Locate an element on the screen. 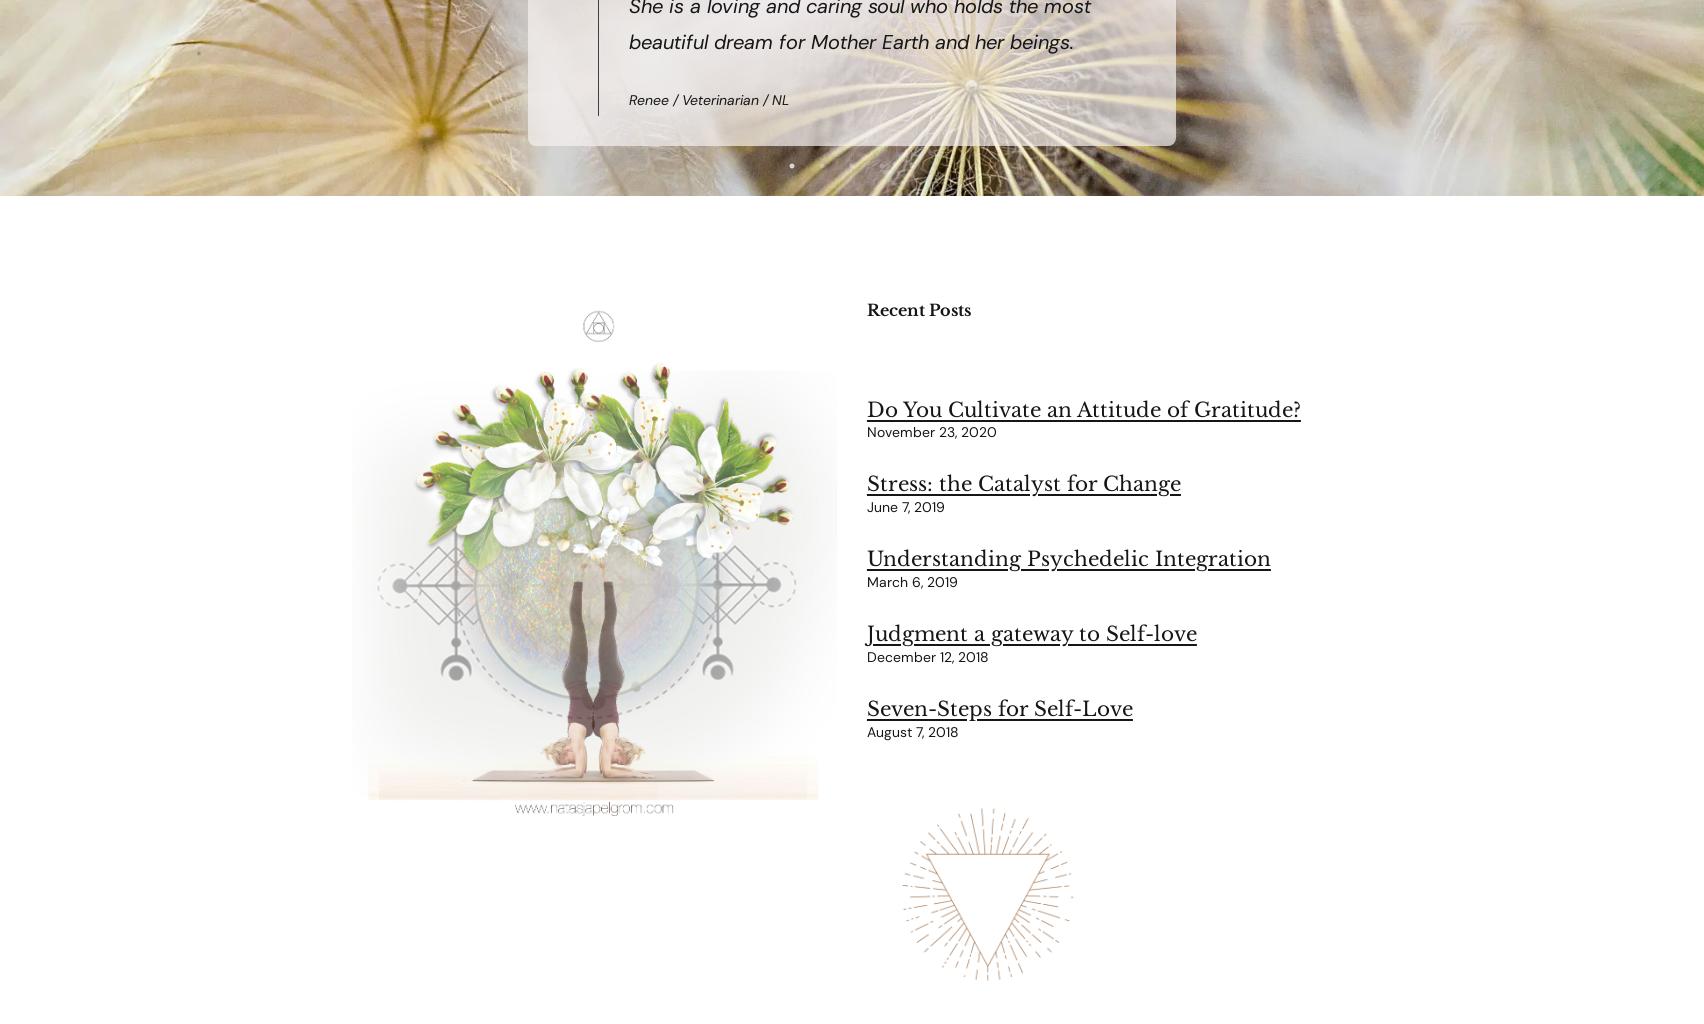  'August 7, 2018' is located at coordinates (911, 730).